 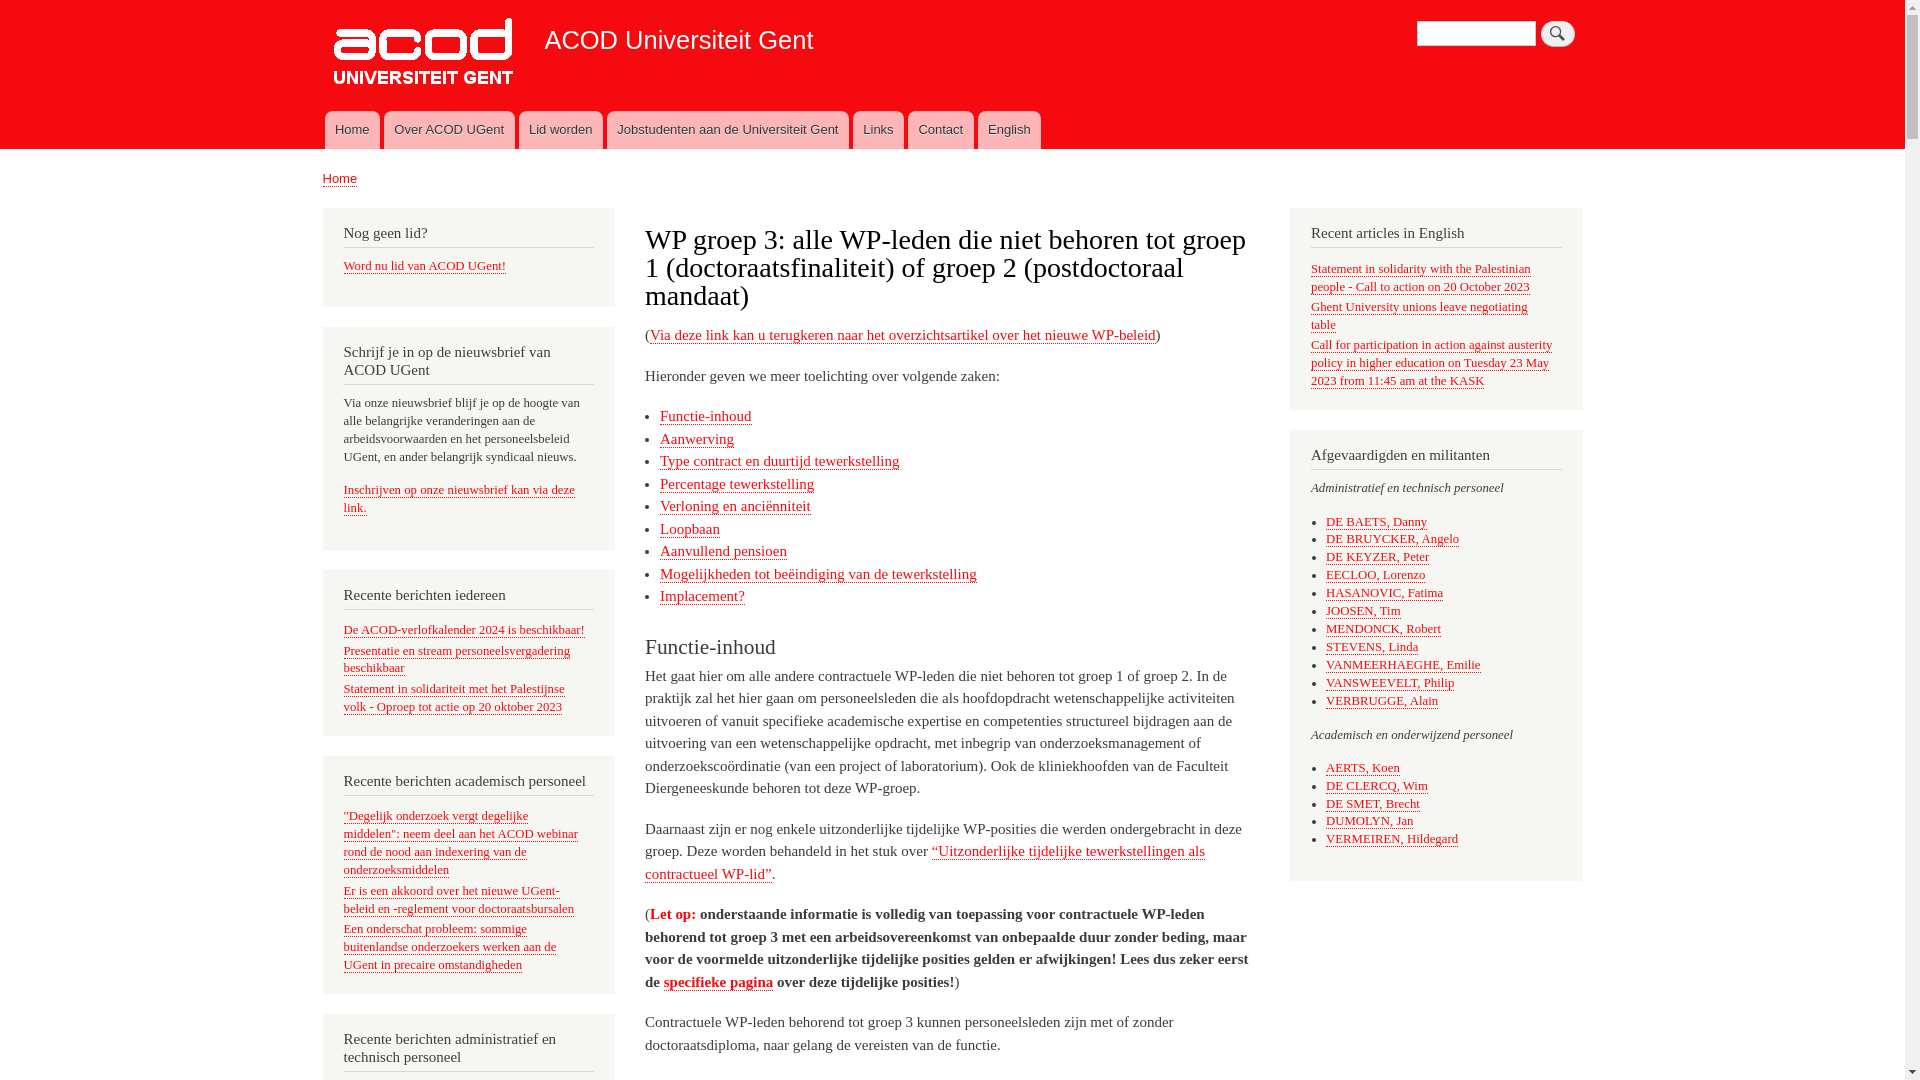 I want to click on 'Skip to main content', so click(x=951, y=2).